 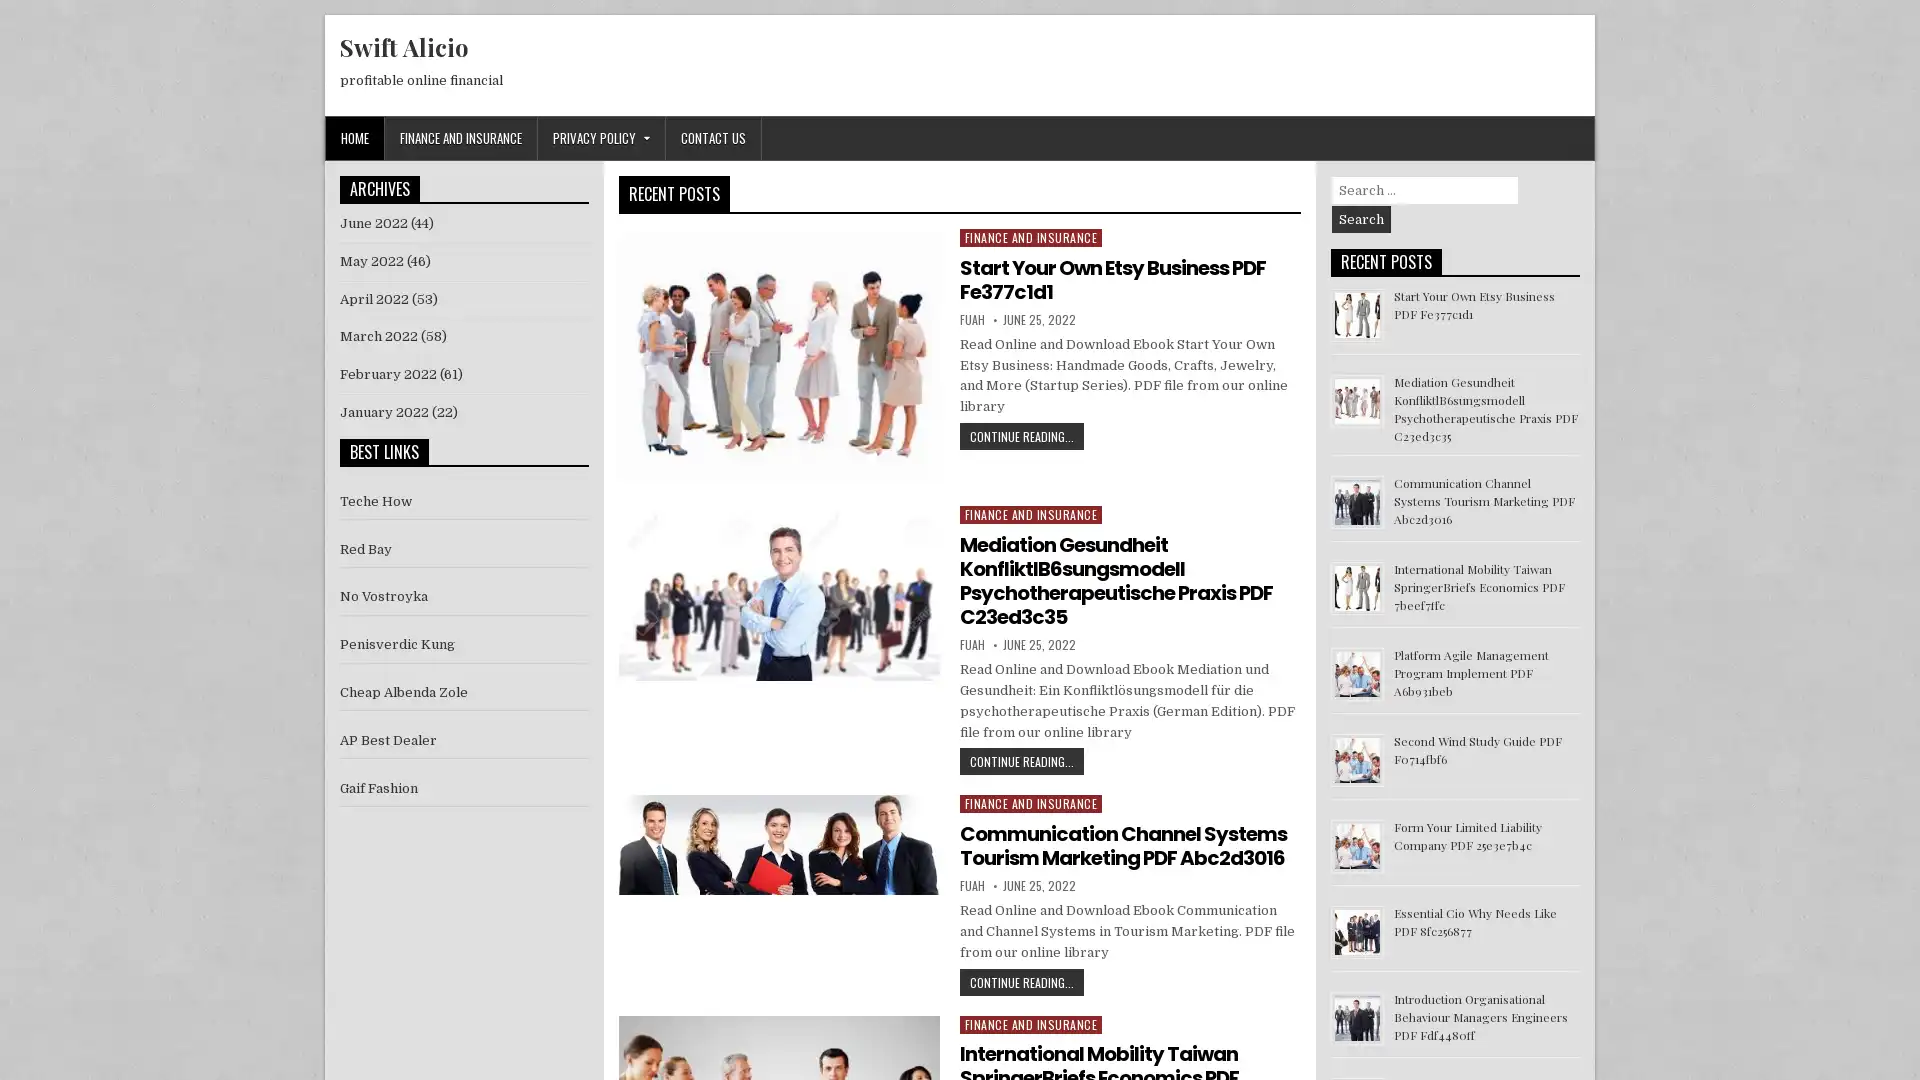 I want to click on Search, so click(x=1360, y=219).